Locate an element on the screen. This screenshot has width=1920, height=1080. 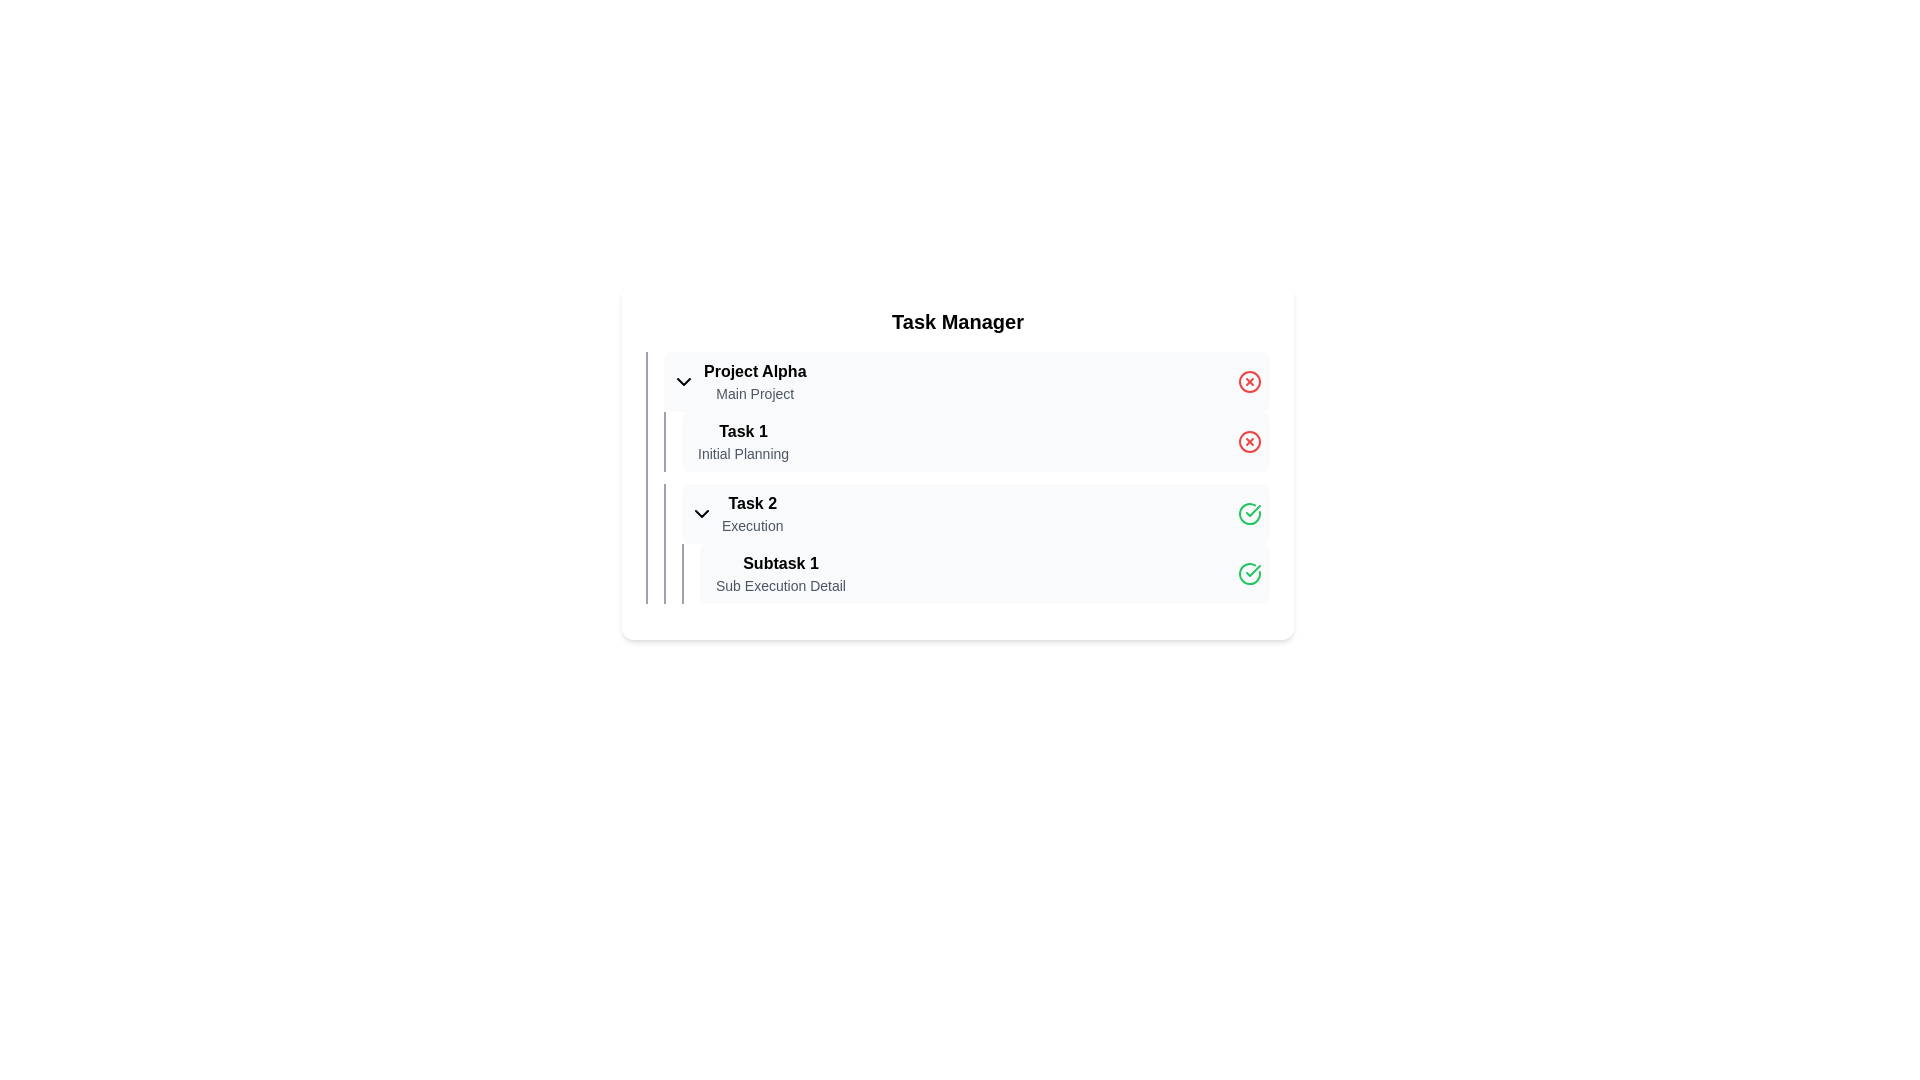
the downward-facing chevron icon is located at coordinates (684, 381).